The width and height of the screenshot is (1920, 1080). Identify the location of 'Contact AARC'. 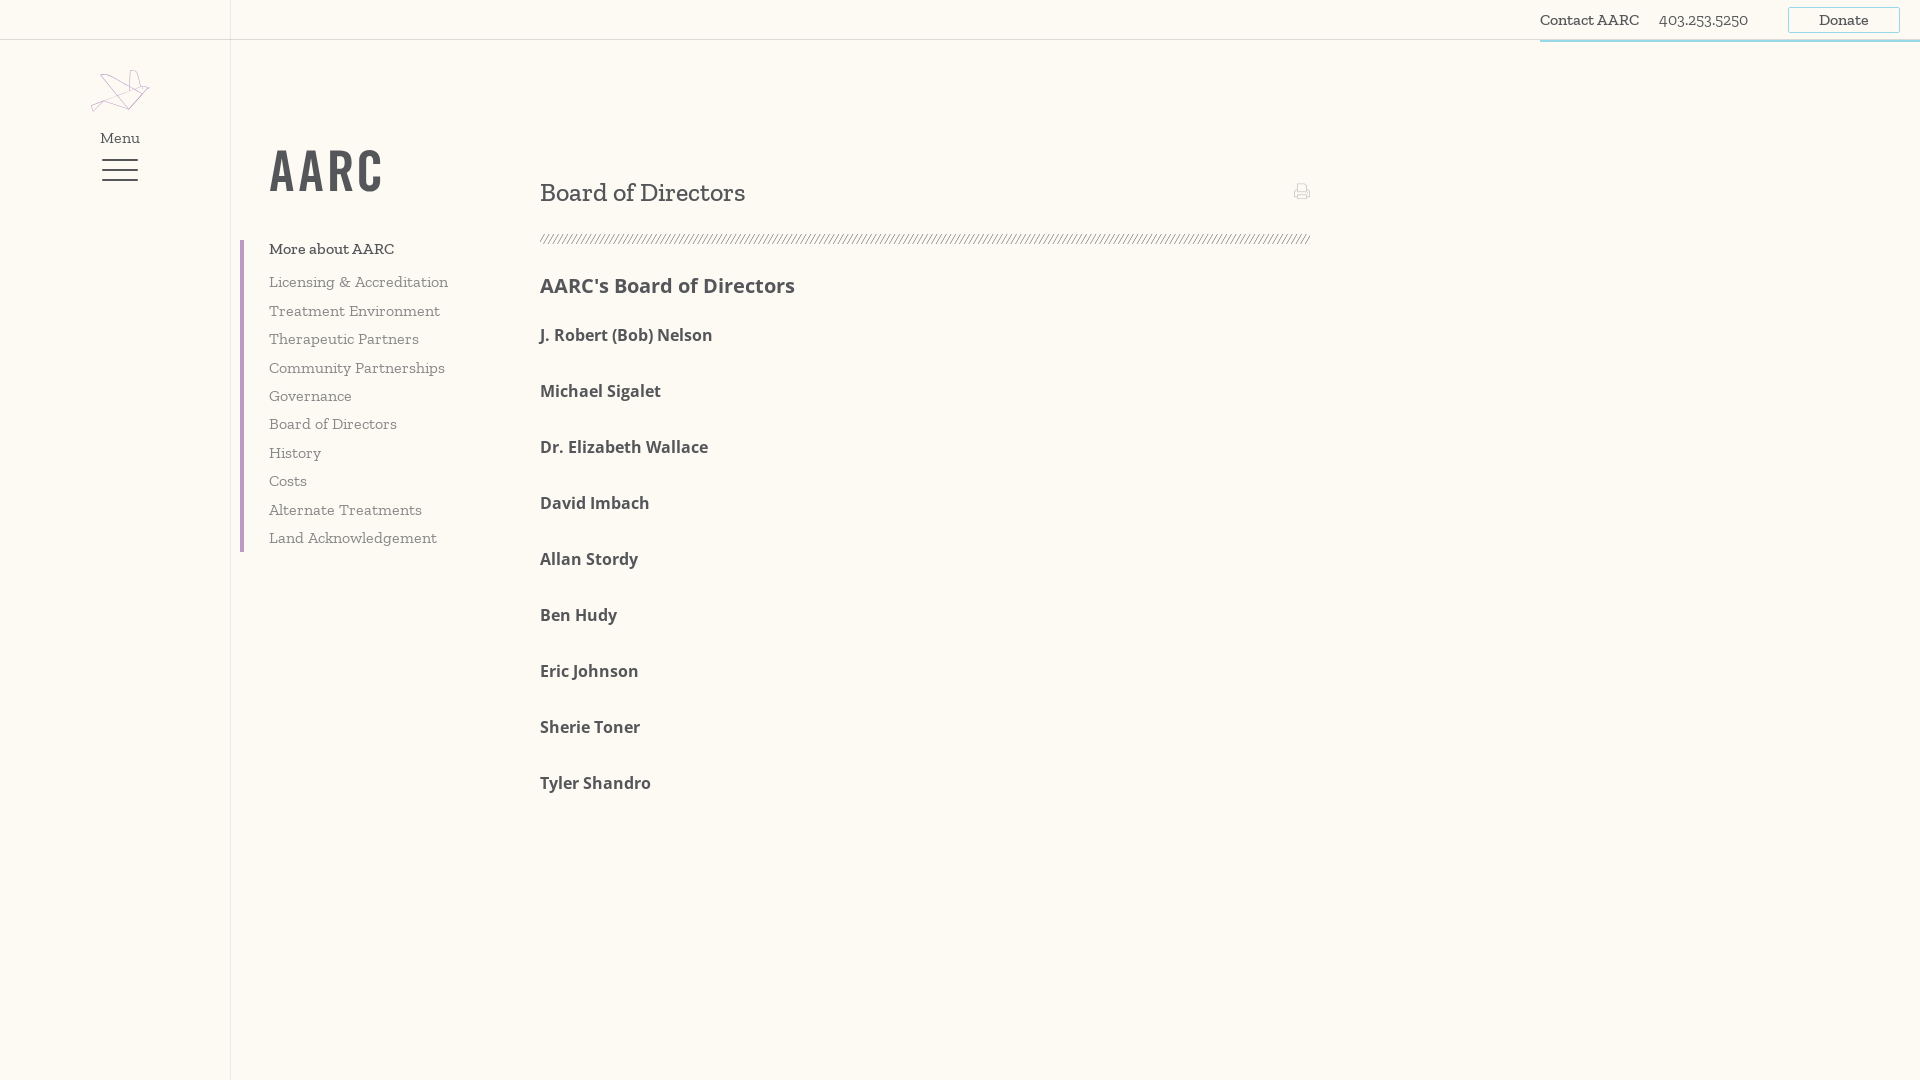
(1588, 19).